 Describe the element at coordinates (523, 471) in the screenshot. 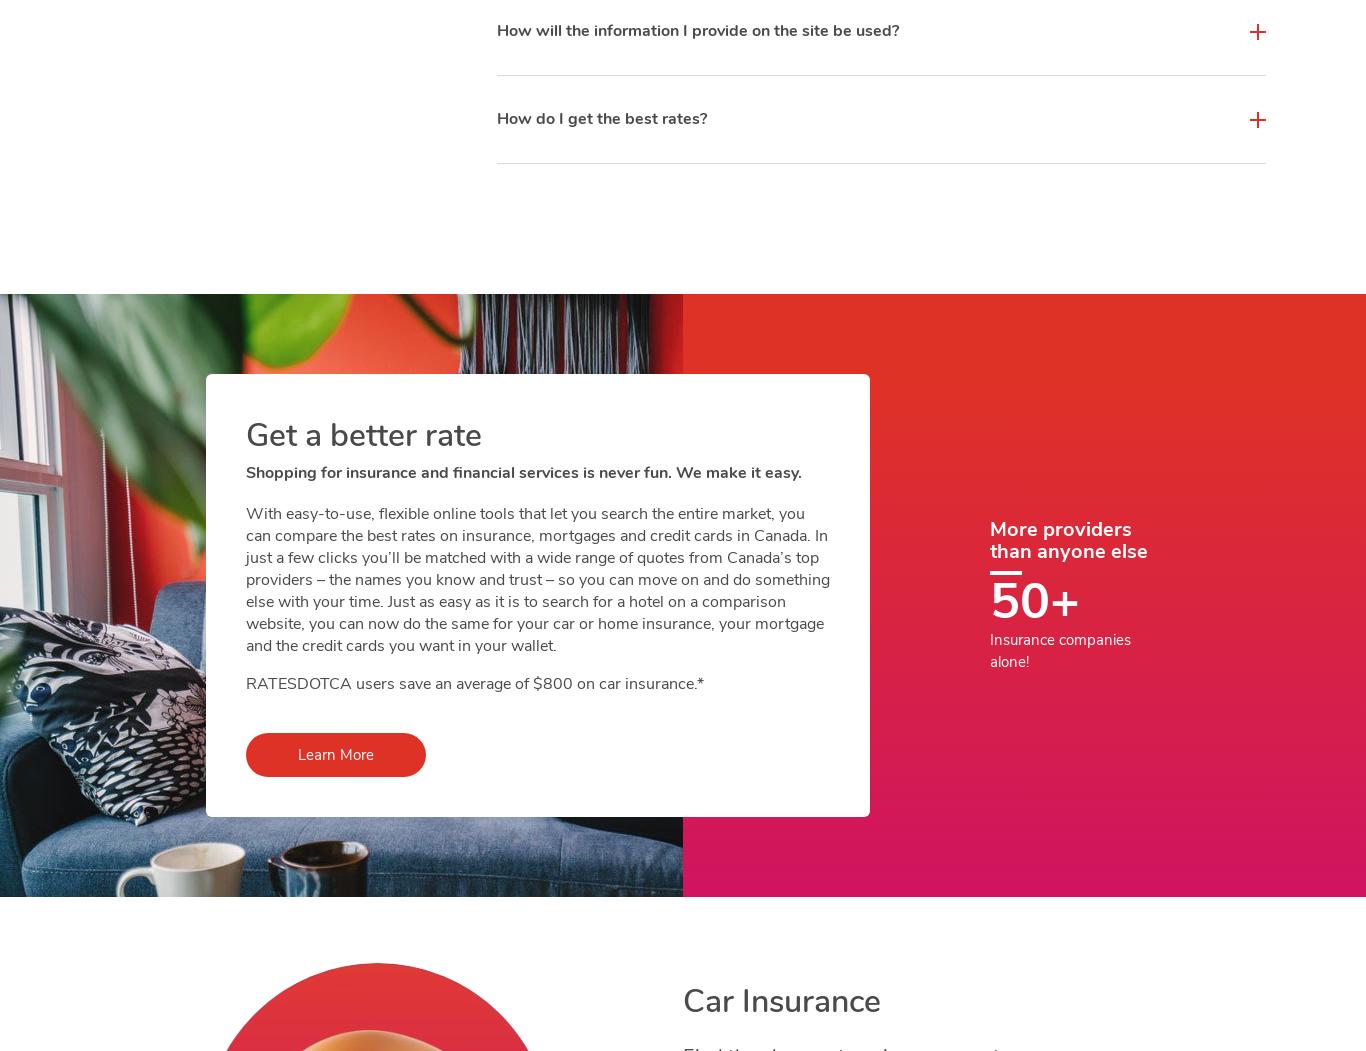

I see `'Shopping for insurance and financial services is never fun. We make it easy.'` at that location.